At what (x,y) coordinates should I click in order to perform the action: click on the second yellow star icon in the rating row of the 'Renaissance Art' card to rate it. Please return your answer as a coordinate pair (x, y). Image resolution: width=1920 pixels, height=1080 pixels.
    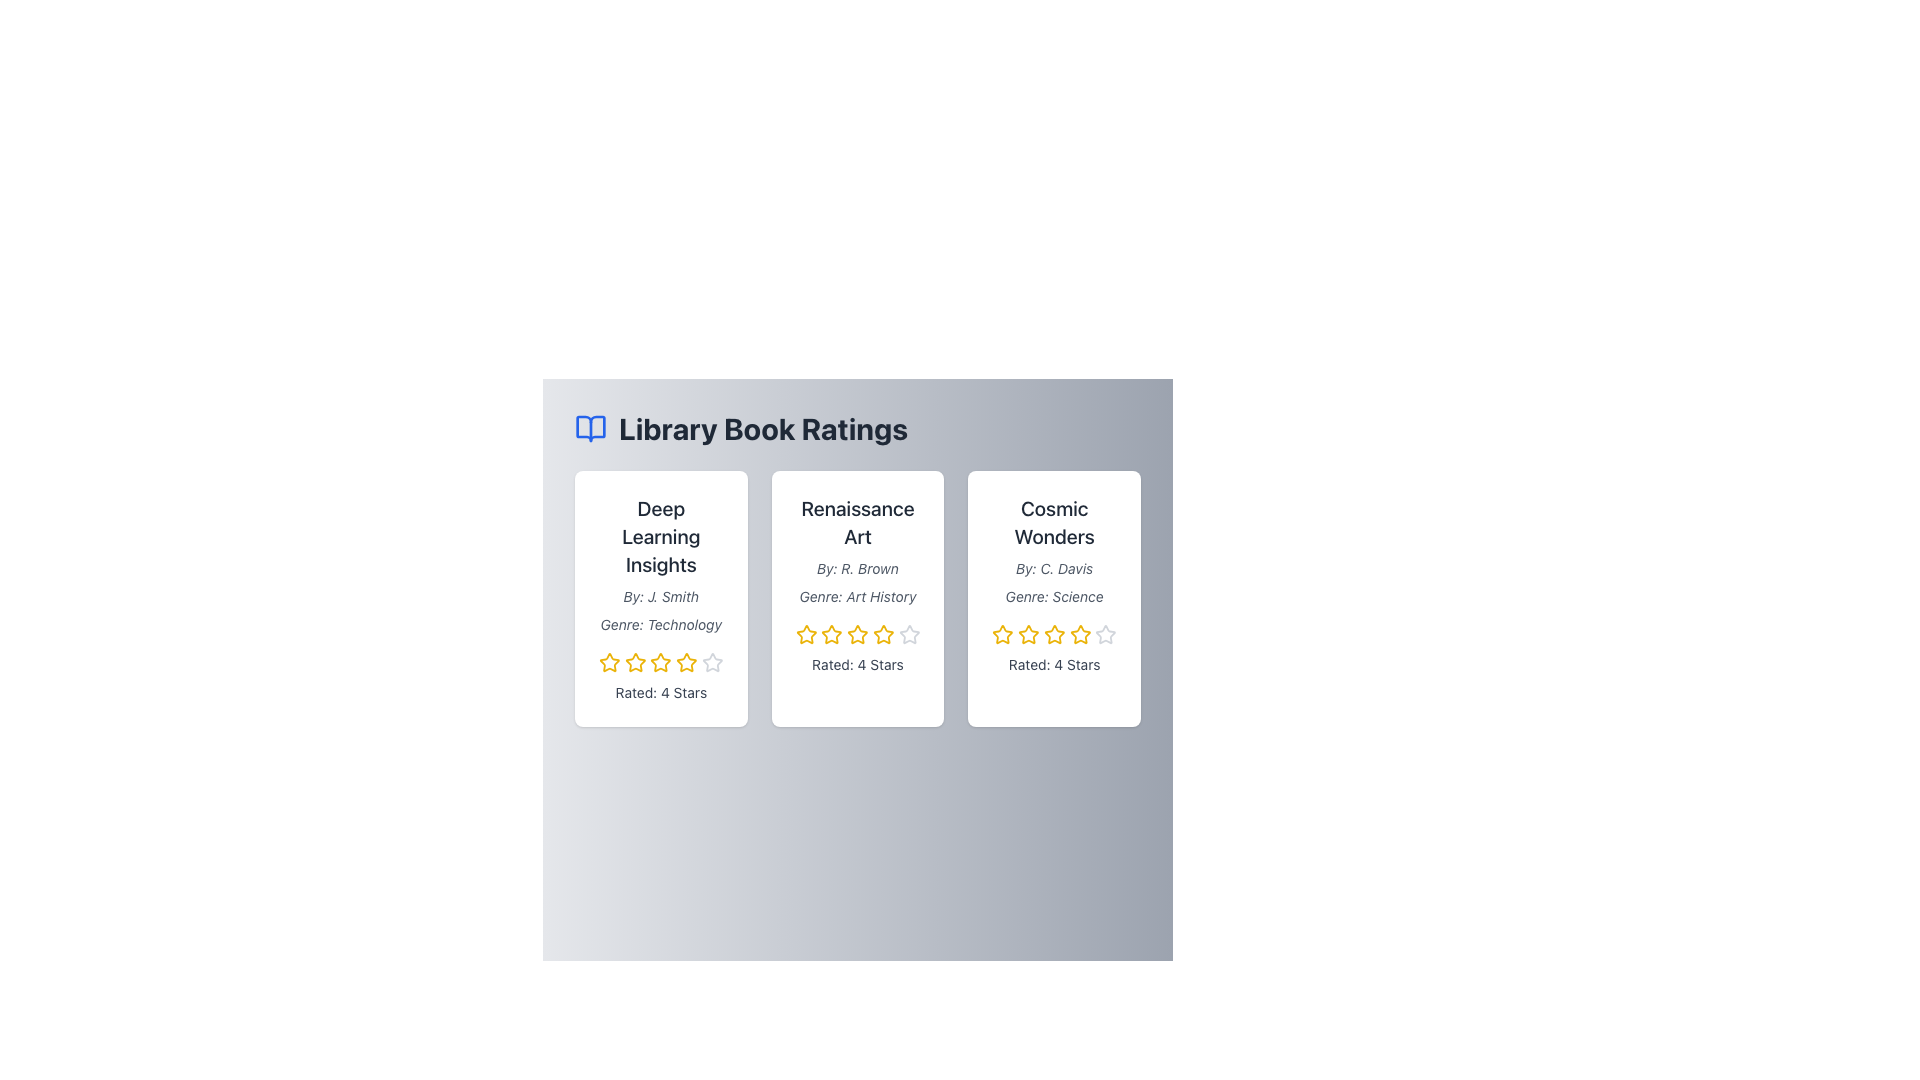
    Looking at the image, I should click on (831, 635).